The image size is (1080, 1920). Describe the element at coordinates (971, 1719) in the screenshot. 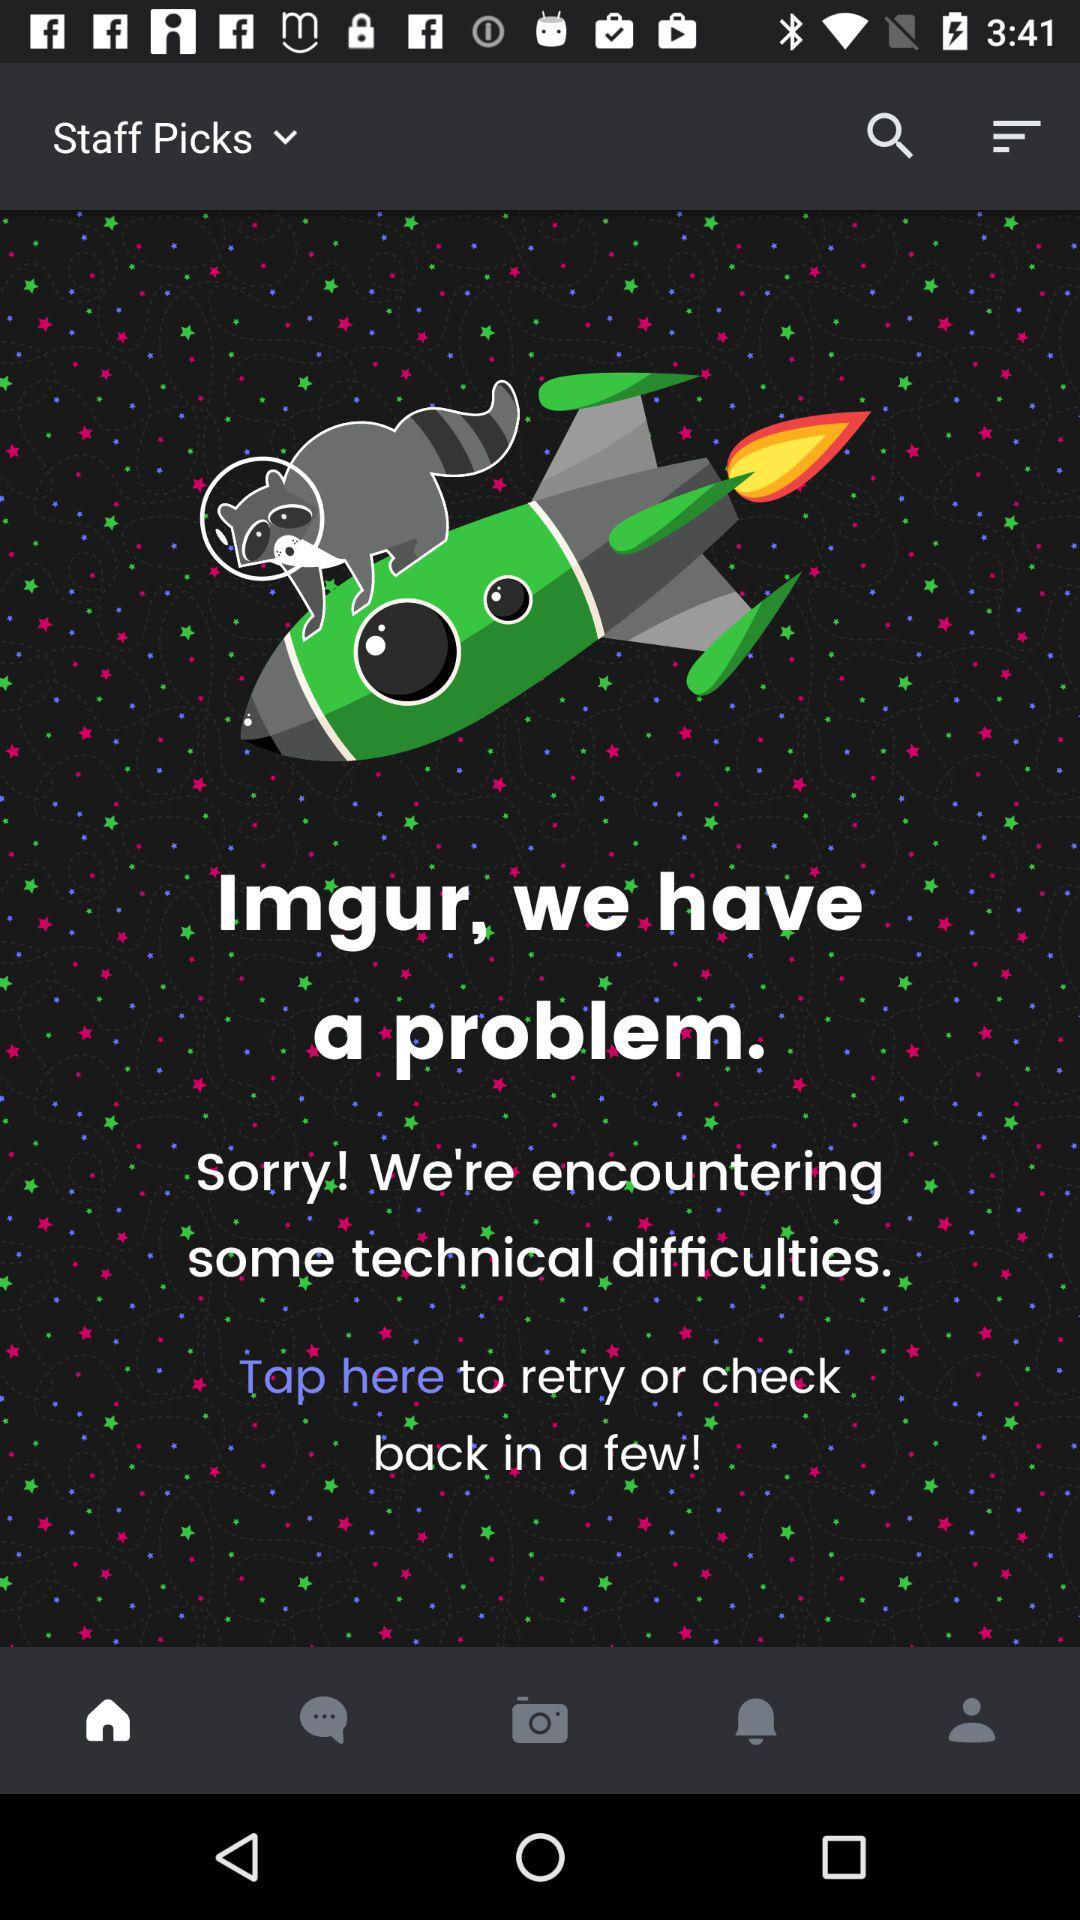

I see `its button that goes into your profile page` at that location.